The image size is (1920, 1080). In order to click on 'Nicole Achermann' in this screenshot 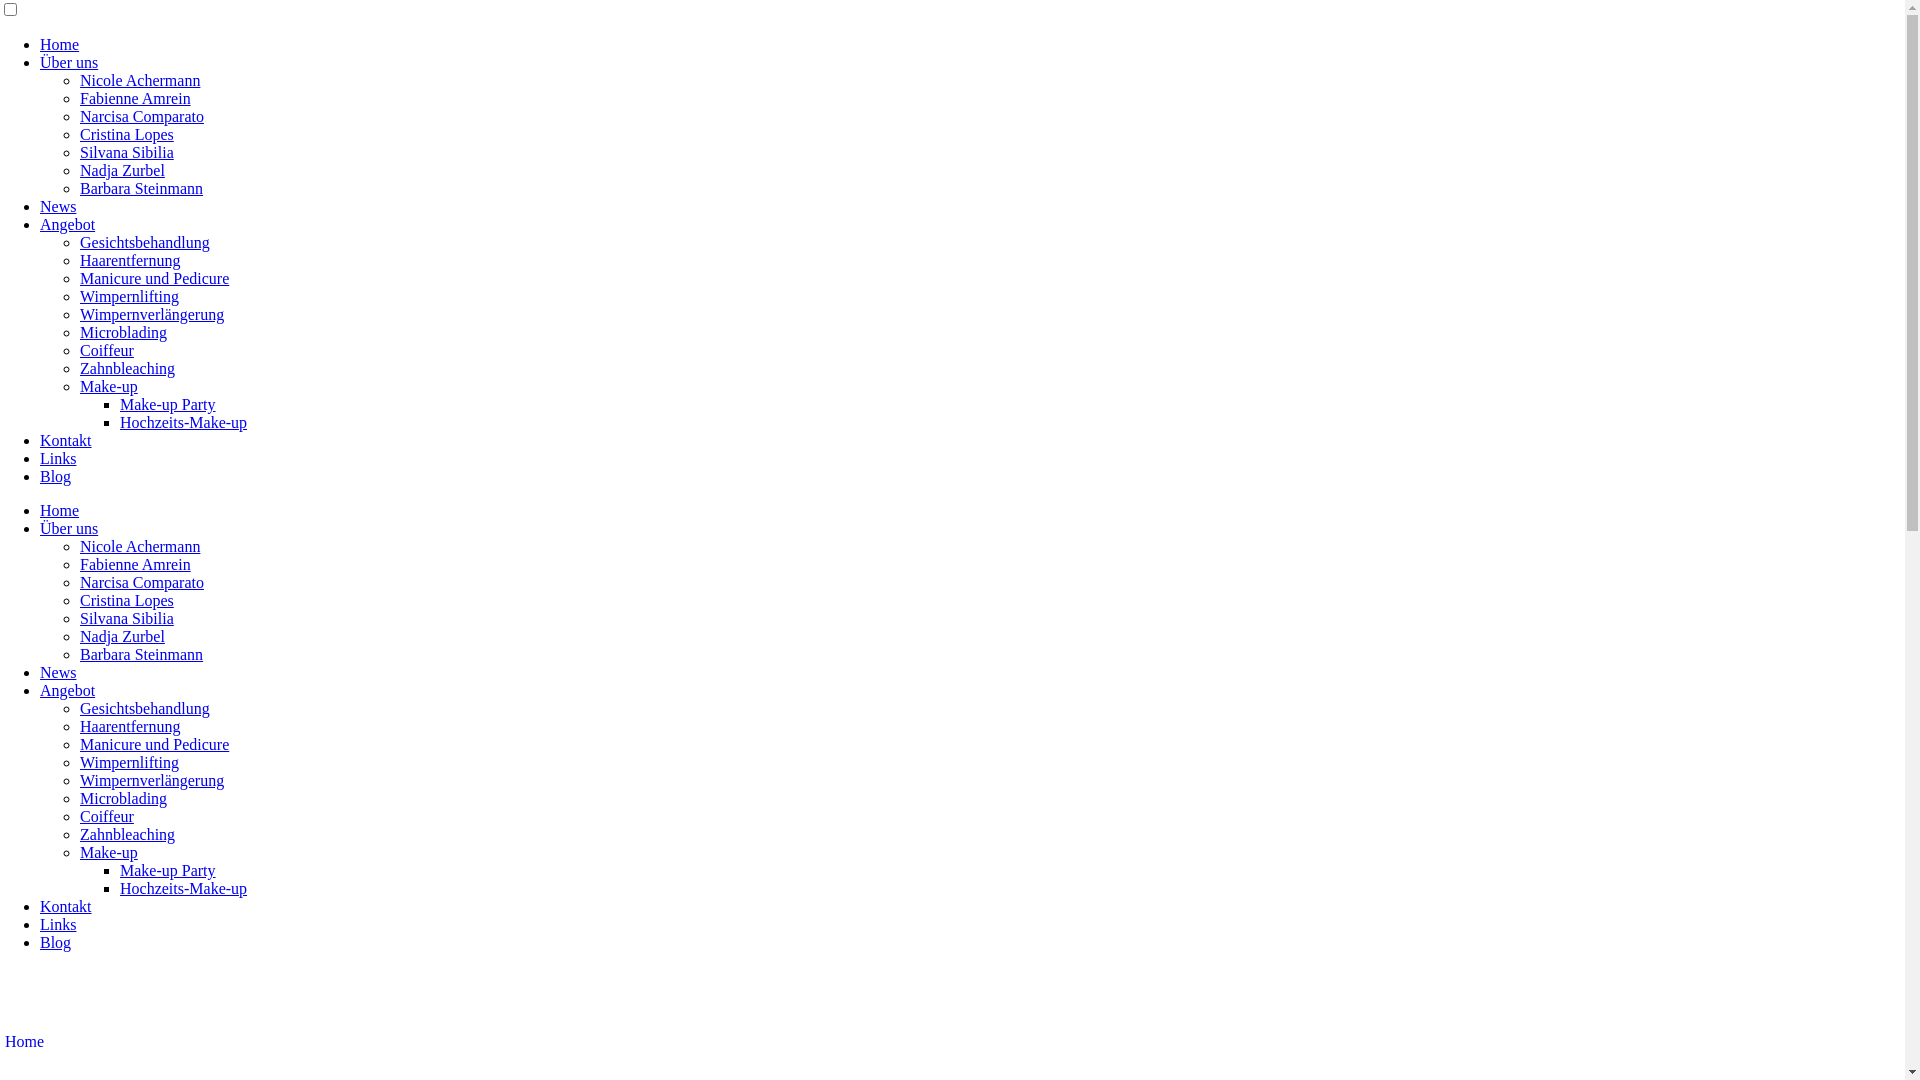, I will do `click(138, 546)`.